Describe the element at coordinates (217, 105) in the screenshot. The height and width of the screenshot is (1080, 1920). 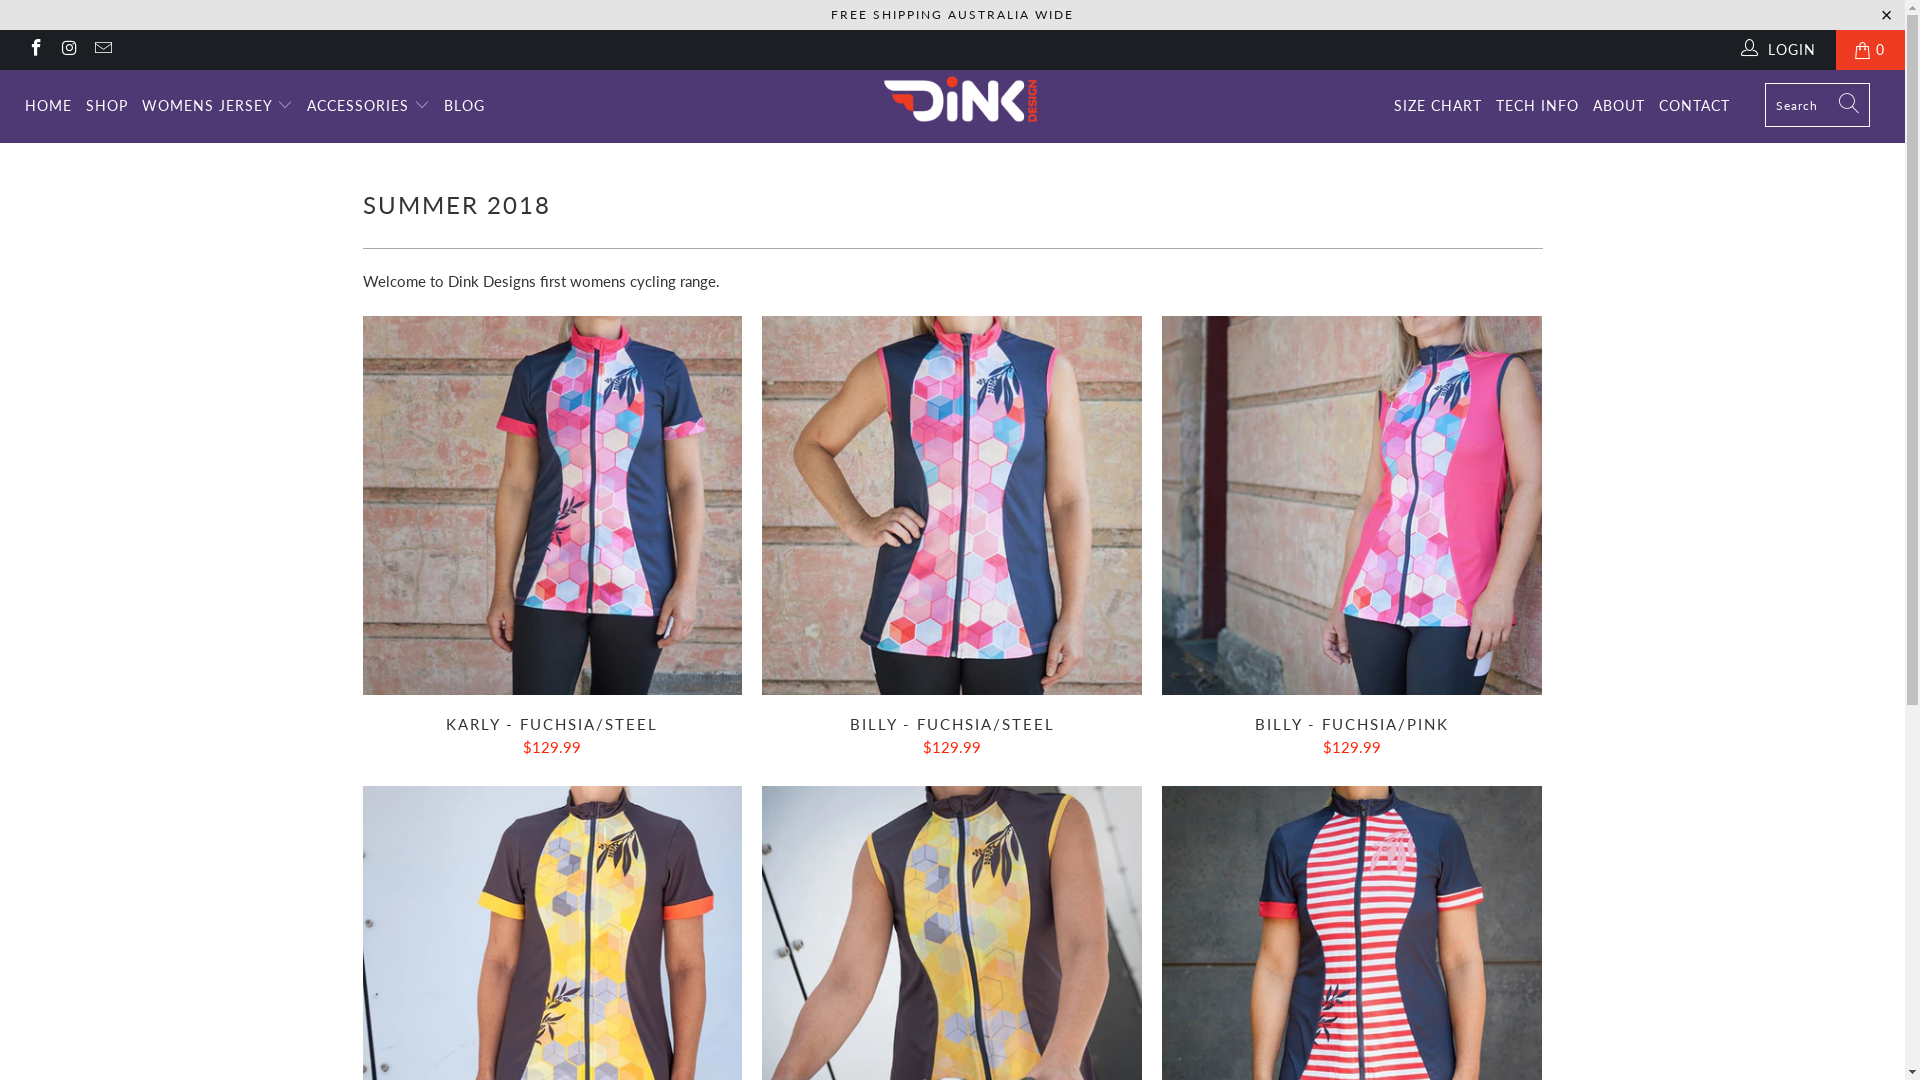
I see `'WOMENS JERSEY'` at that location.